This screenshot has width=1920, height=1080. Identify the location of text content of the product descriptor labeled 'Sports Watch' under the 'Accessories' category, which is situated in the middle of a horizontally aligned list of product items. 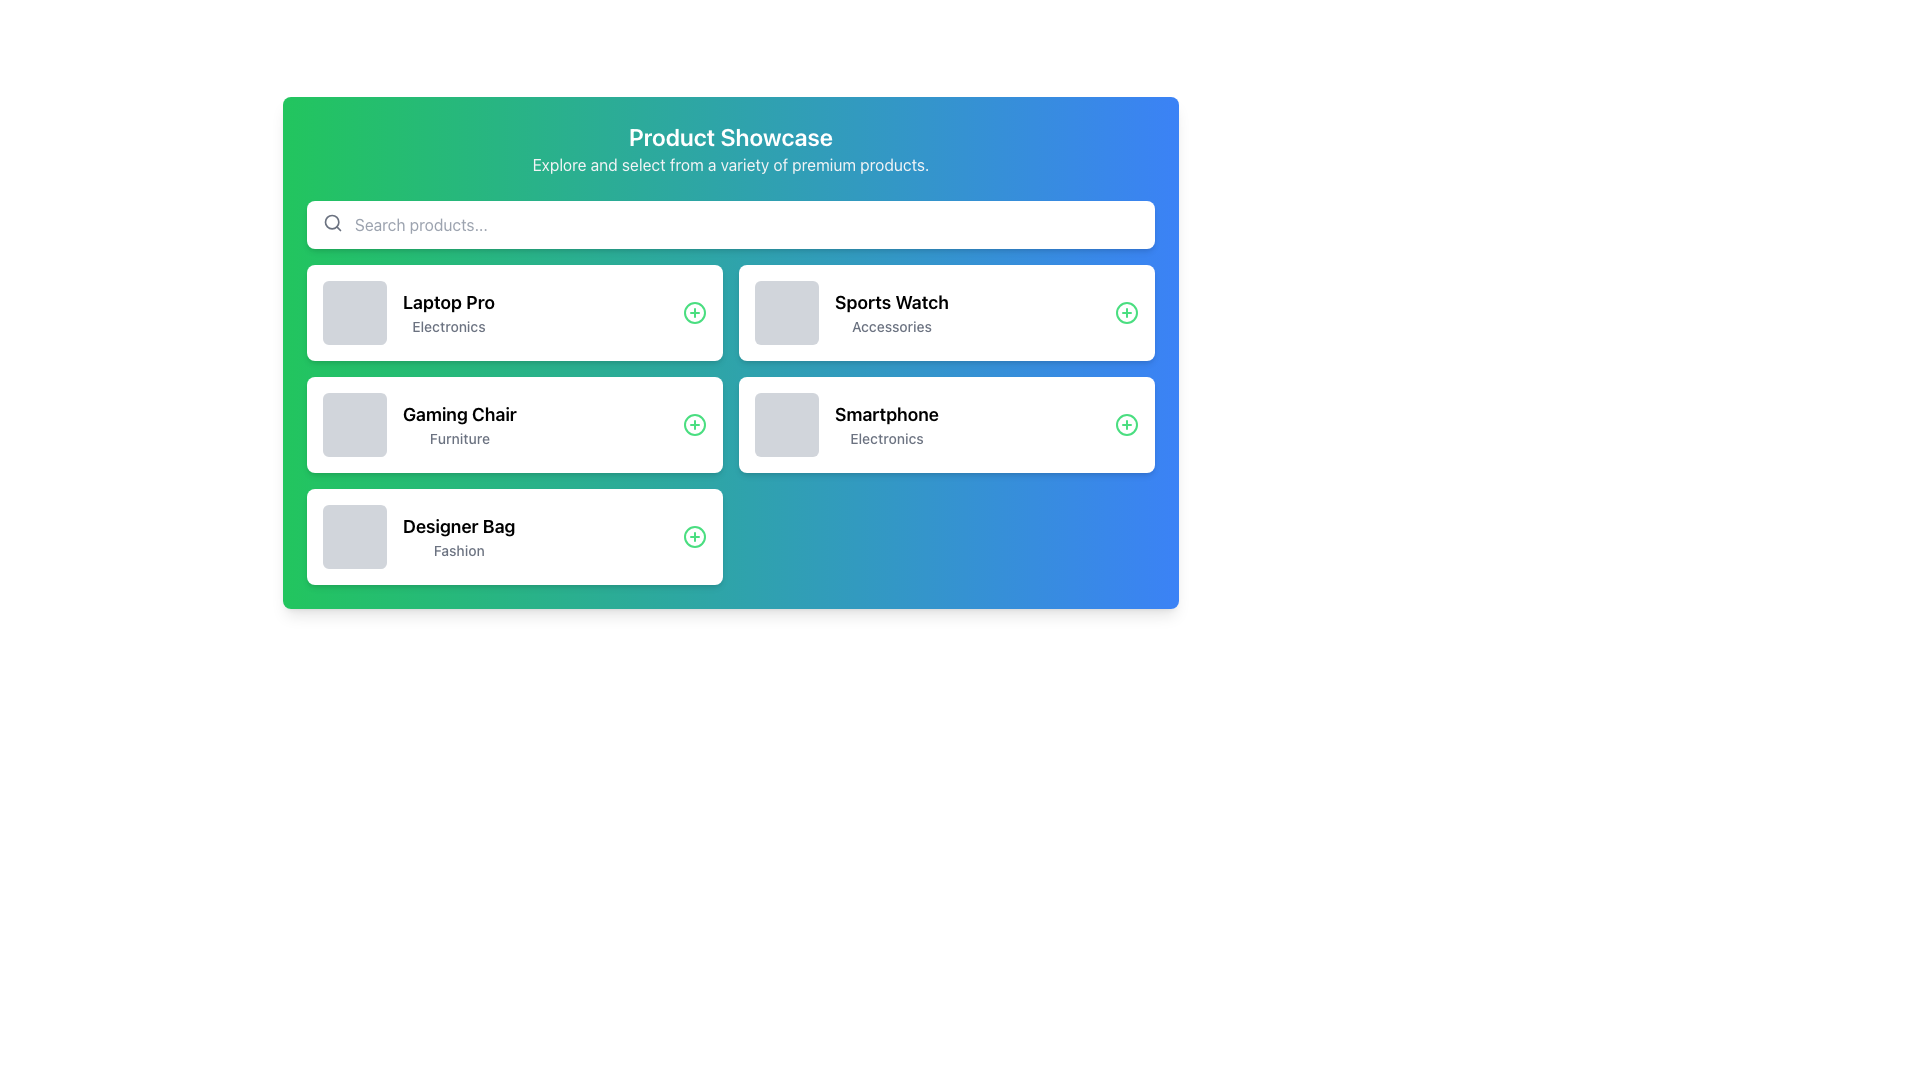
(851, 312).